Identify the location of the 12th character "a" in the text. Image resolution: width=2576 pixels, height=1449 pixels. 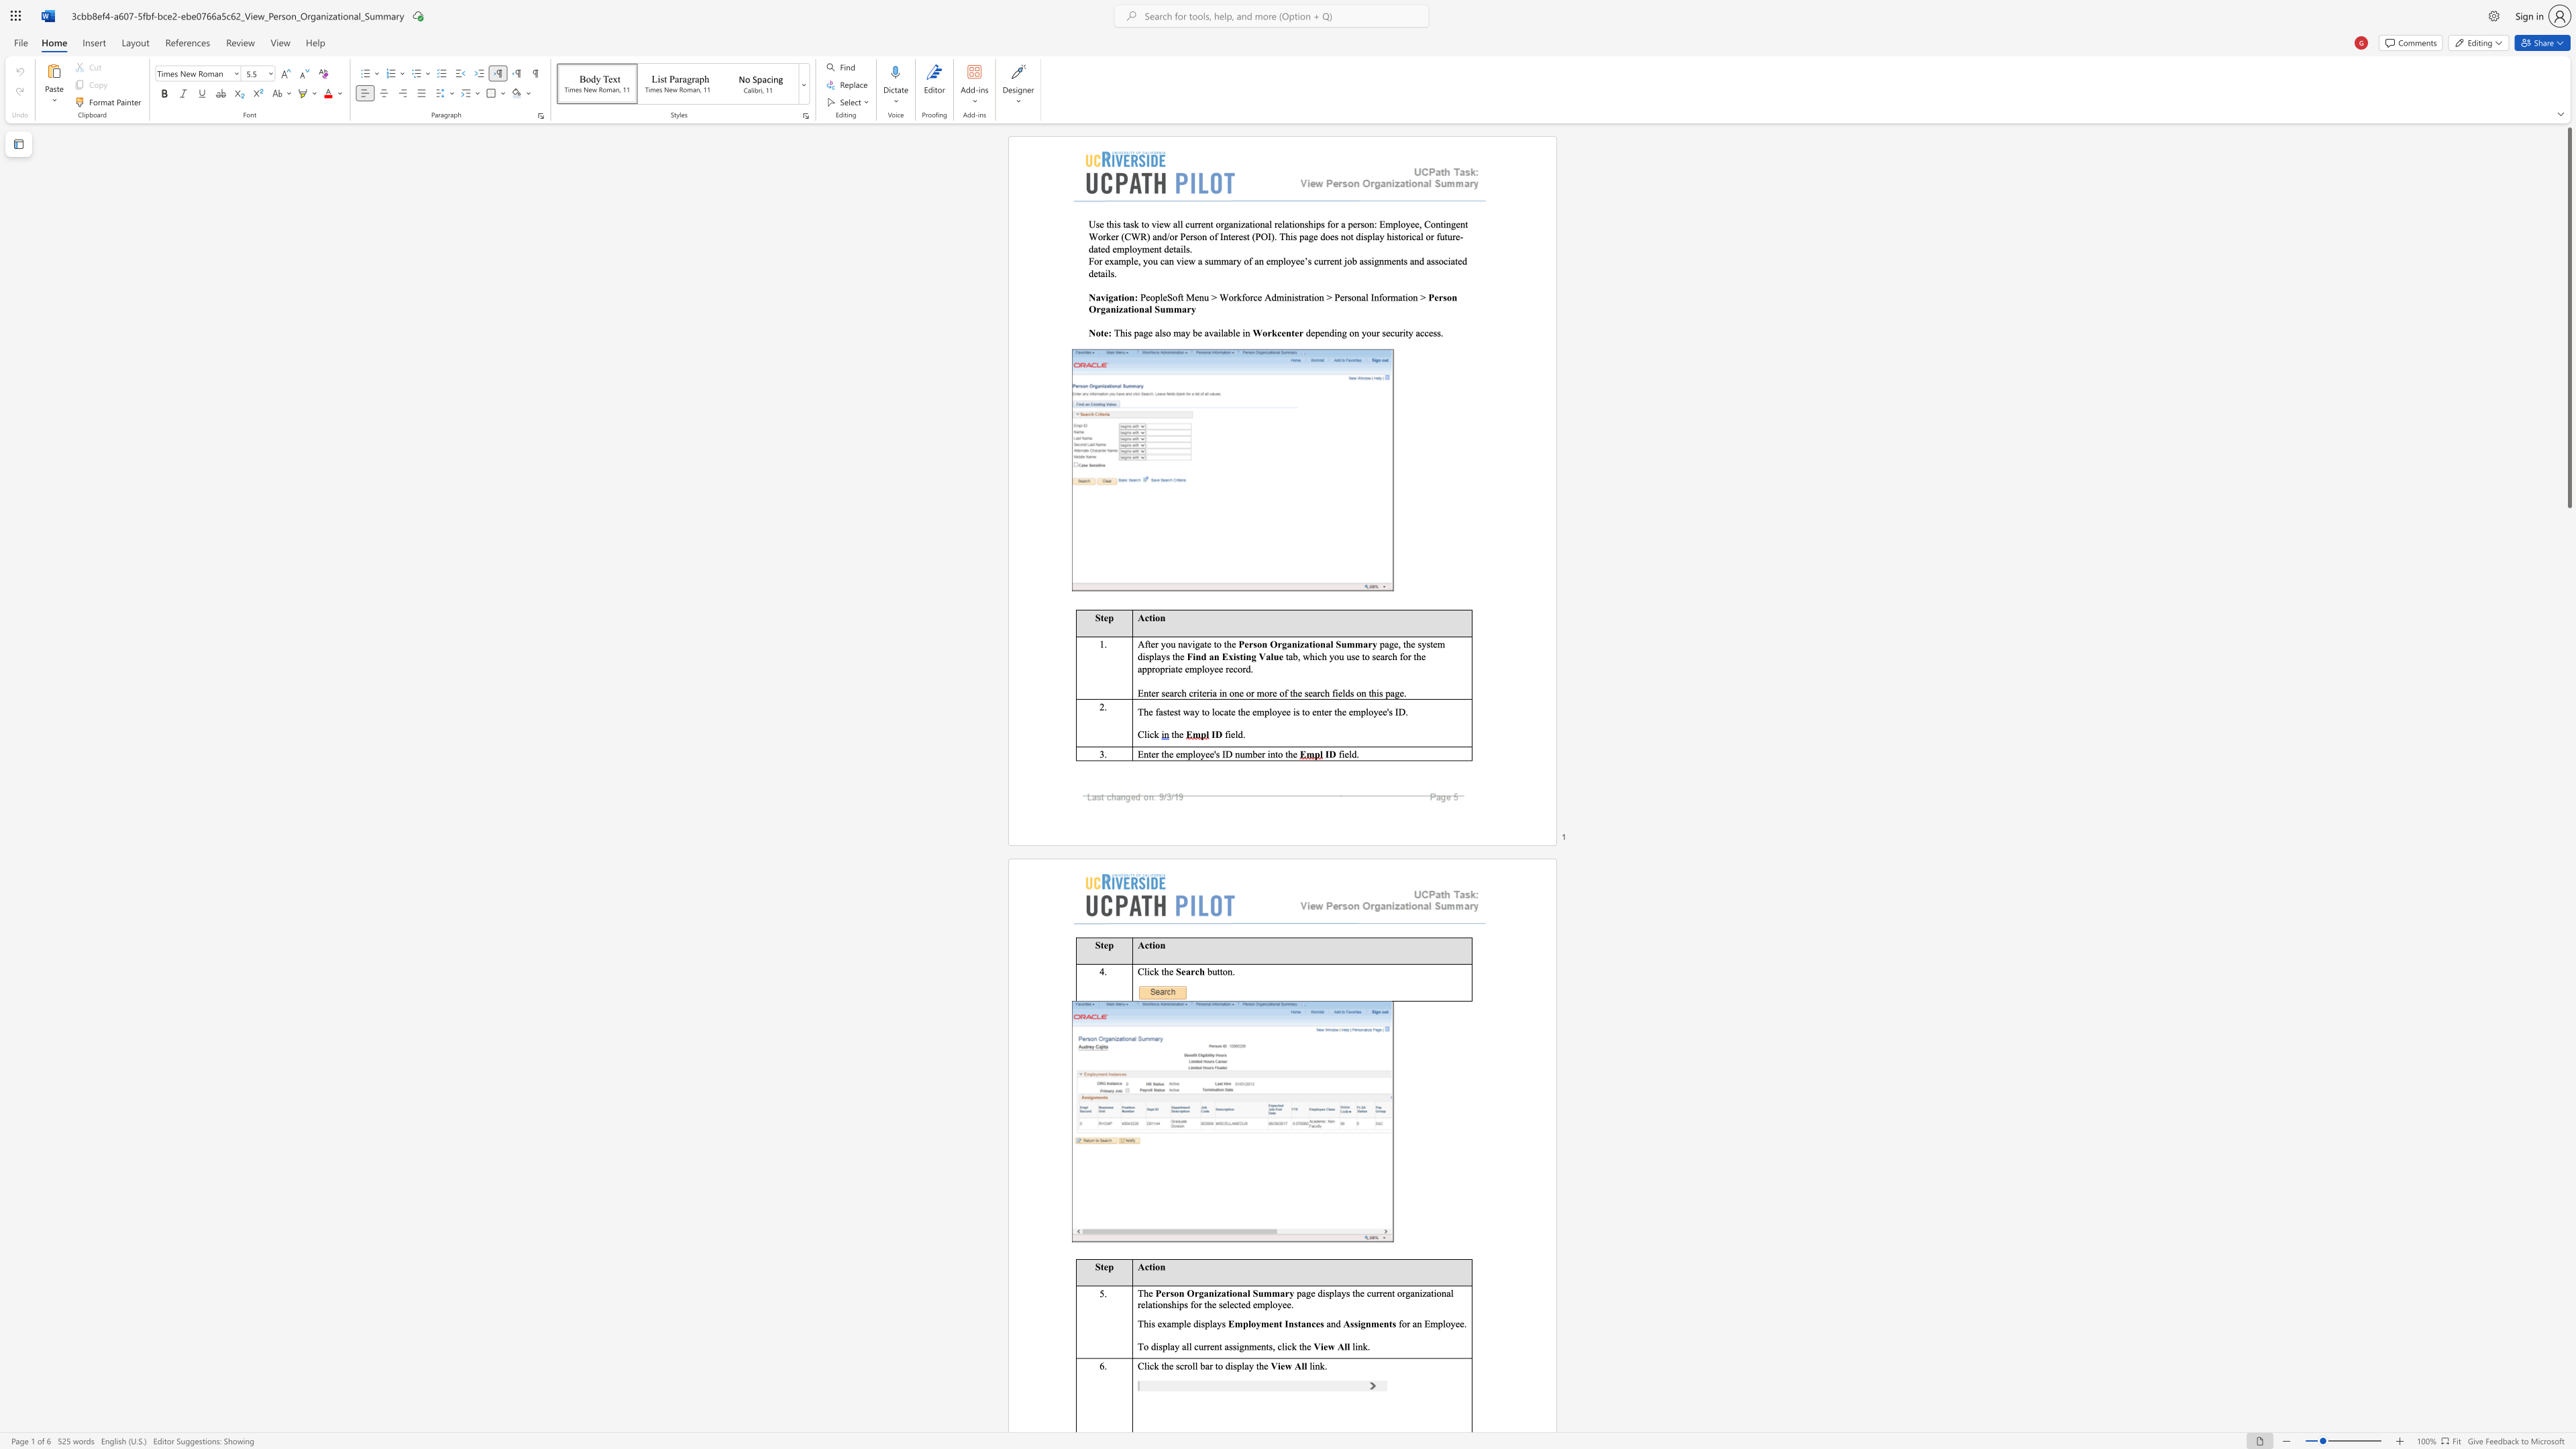
(1095, 248).